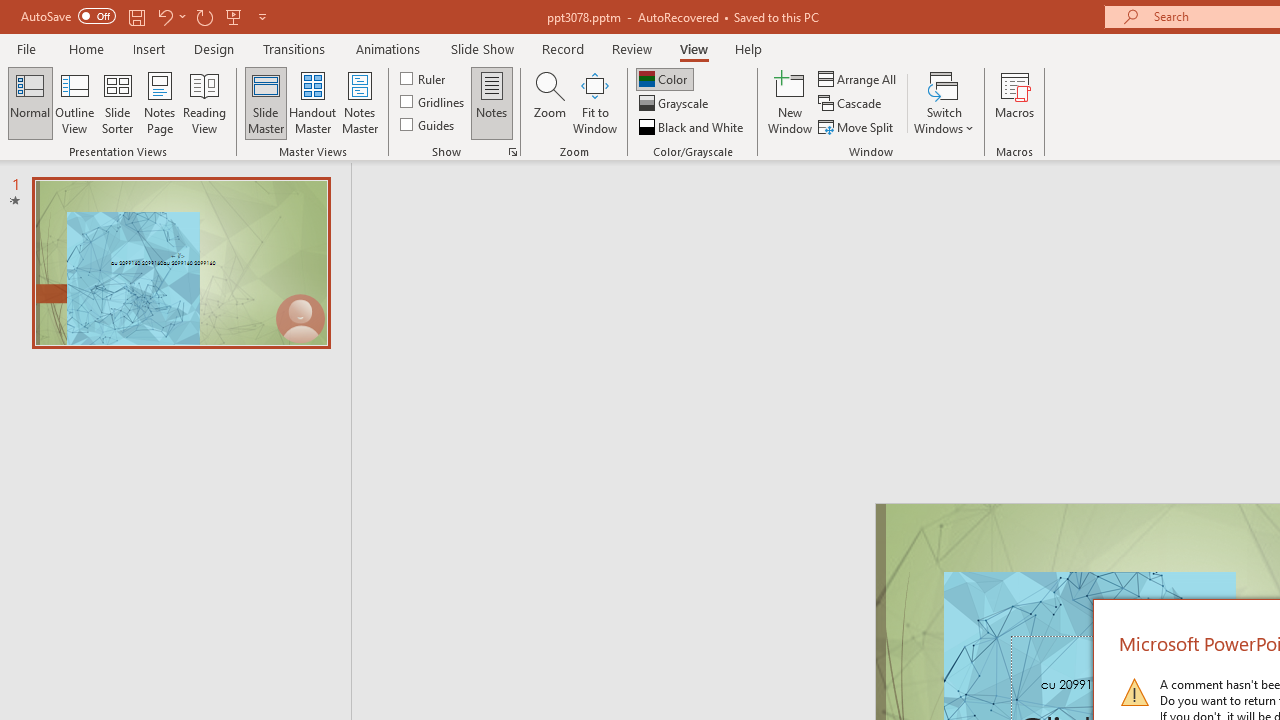 Image resolution: width=1280 pixels, height=720 pixels. What do you see at coordinates (549, 103) in the screenshot?
I see `'Zoom...'` at bounding box center [549, 103].